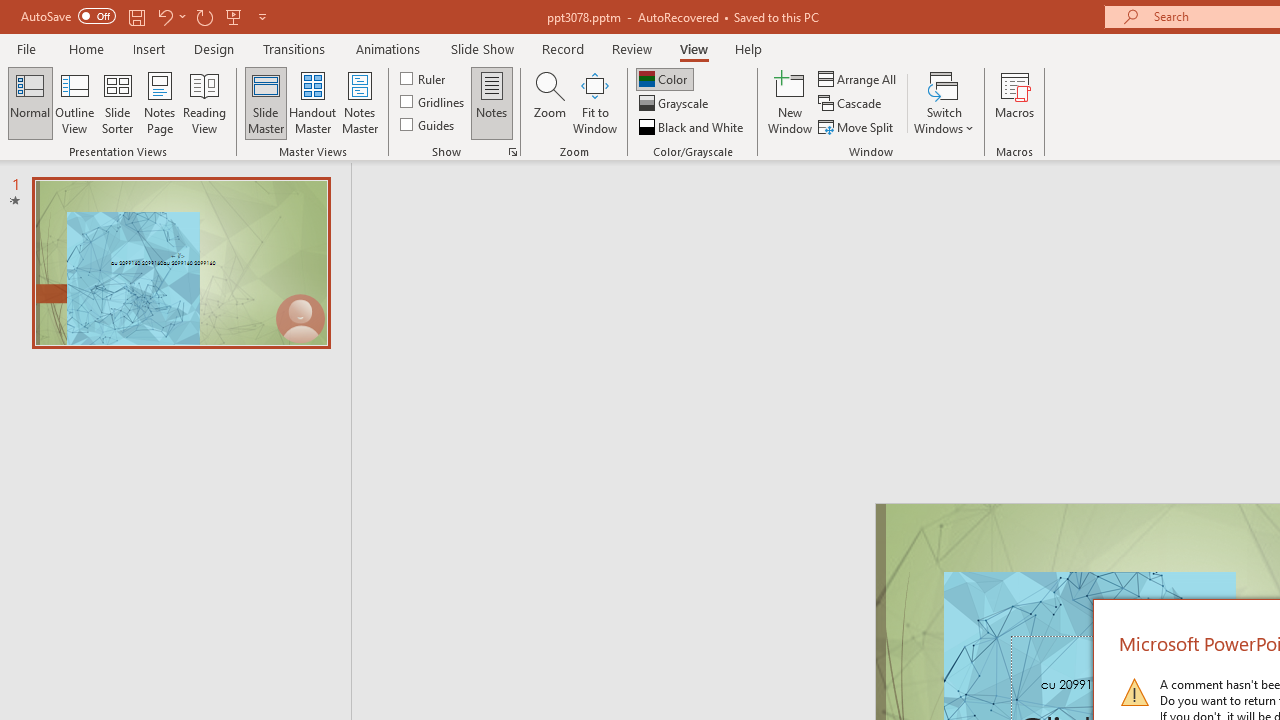 Image resolution: width=1280 pixels, height=720 pixels. What do you see at coordinates (549, 103) in the screenshot?
I see `'Zoom...'` at bounding box center [549, 103].